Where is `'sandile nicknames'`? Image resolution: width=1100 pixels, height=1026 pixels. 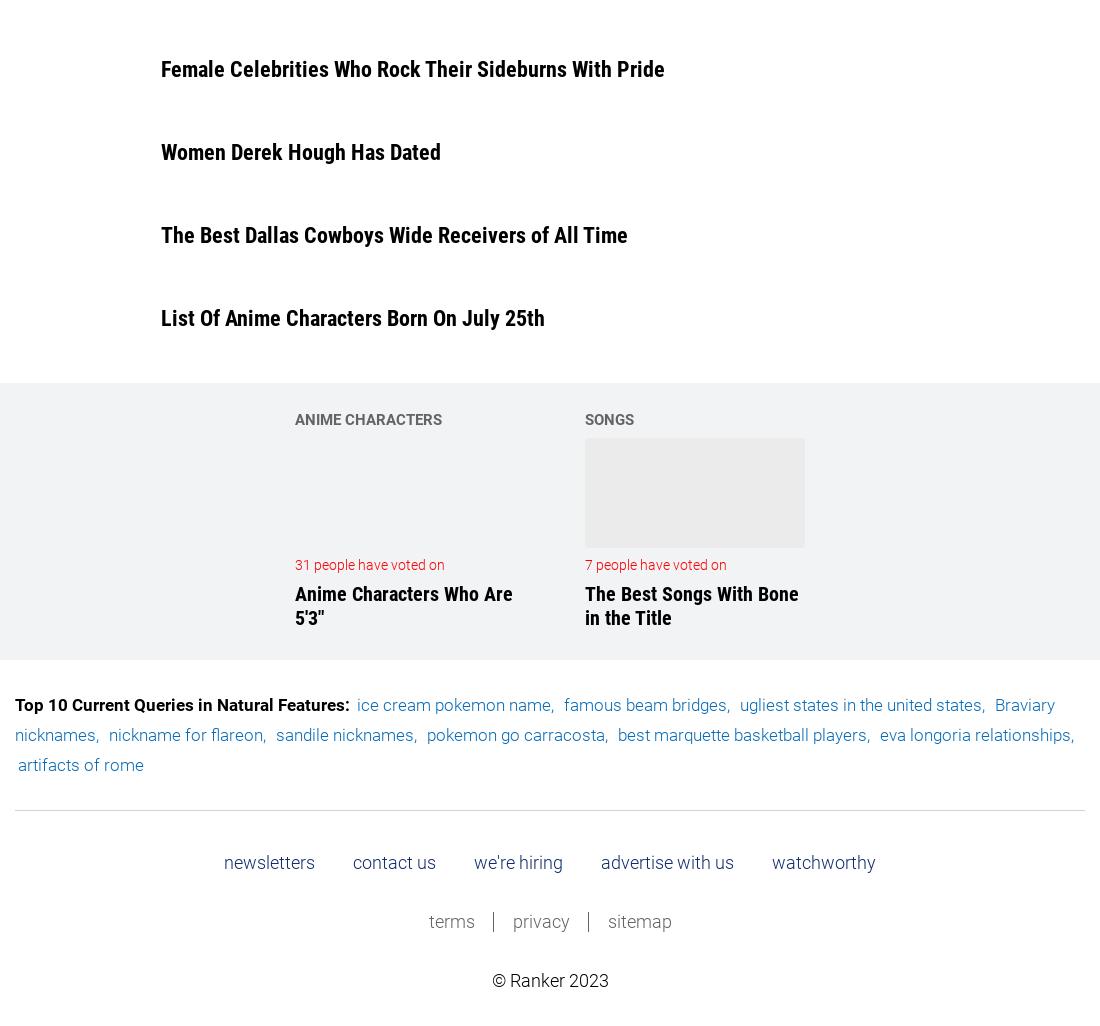
'sandile nicknames' is located at coordinates (343, 734).